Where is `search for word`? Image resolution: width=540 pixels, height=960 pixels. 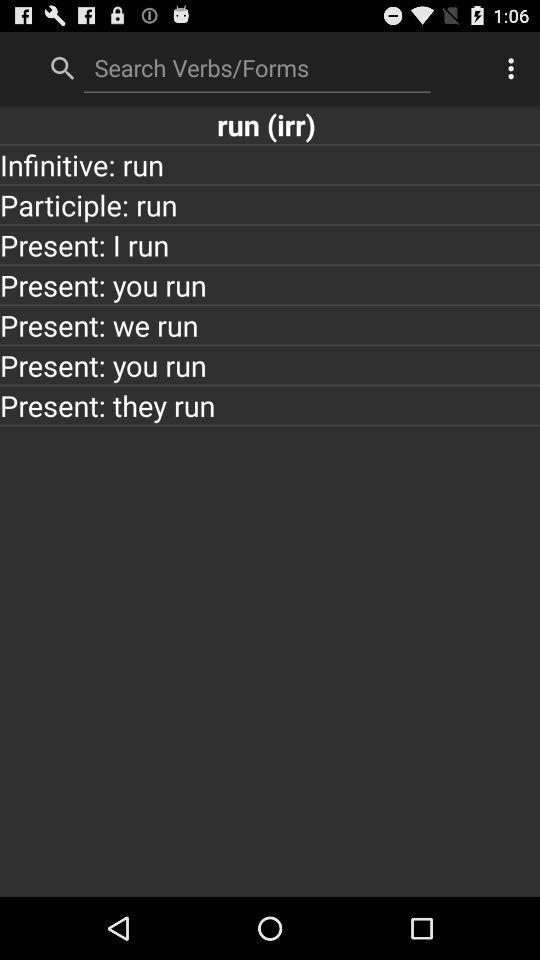 search for word is located at coordinates (257, 67).